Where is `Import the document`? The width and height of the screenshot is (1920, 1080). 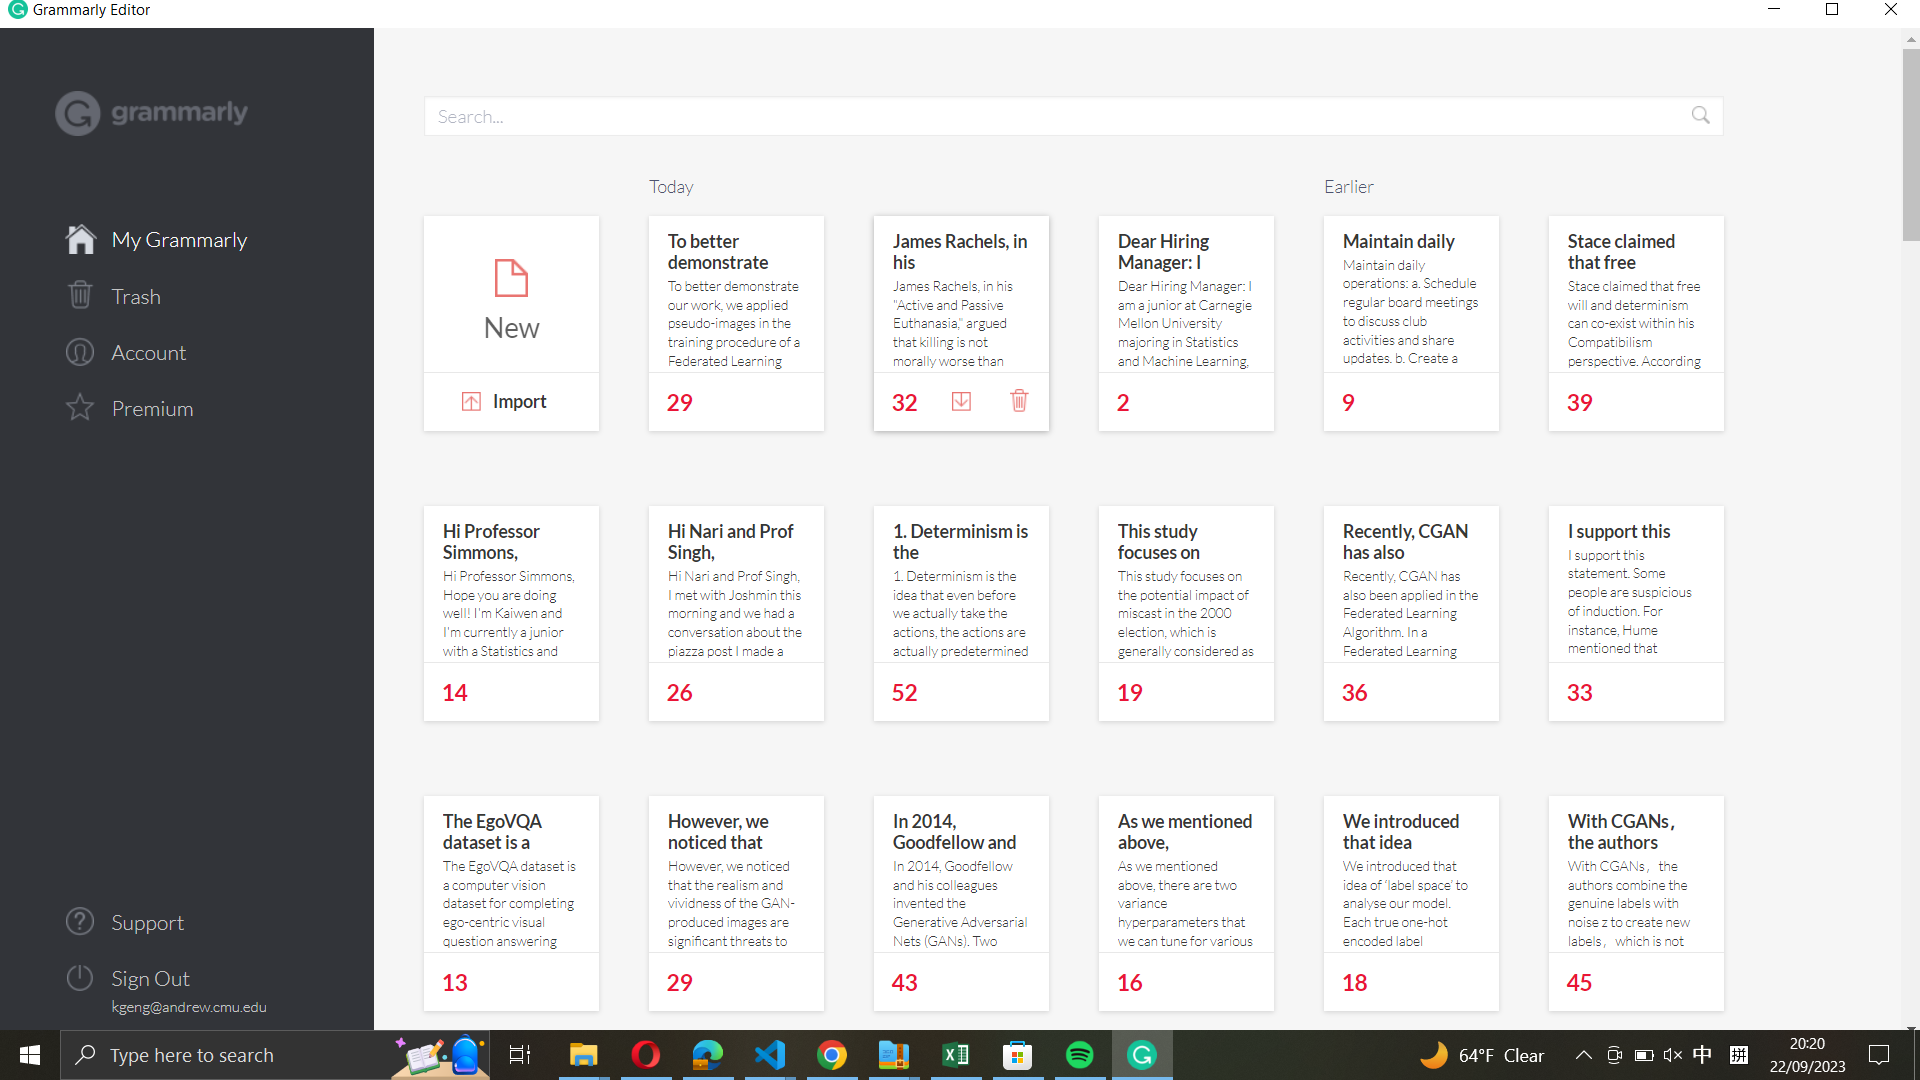 Import the document is located at coordinates (510, 404).